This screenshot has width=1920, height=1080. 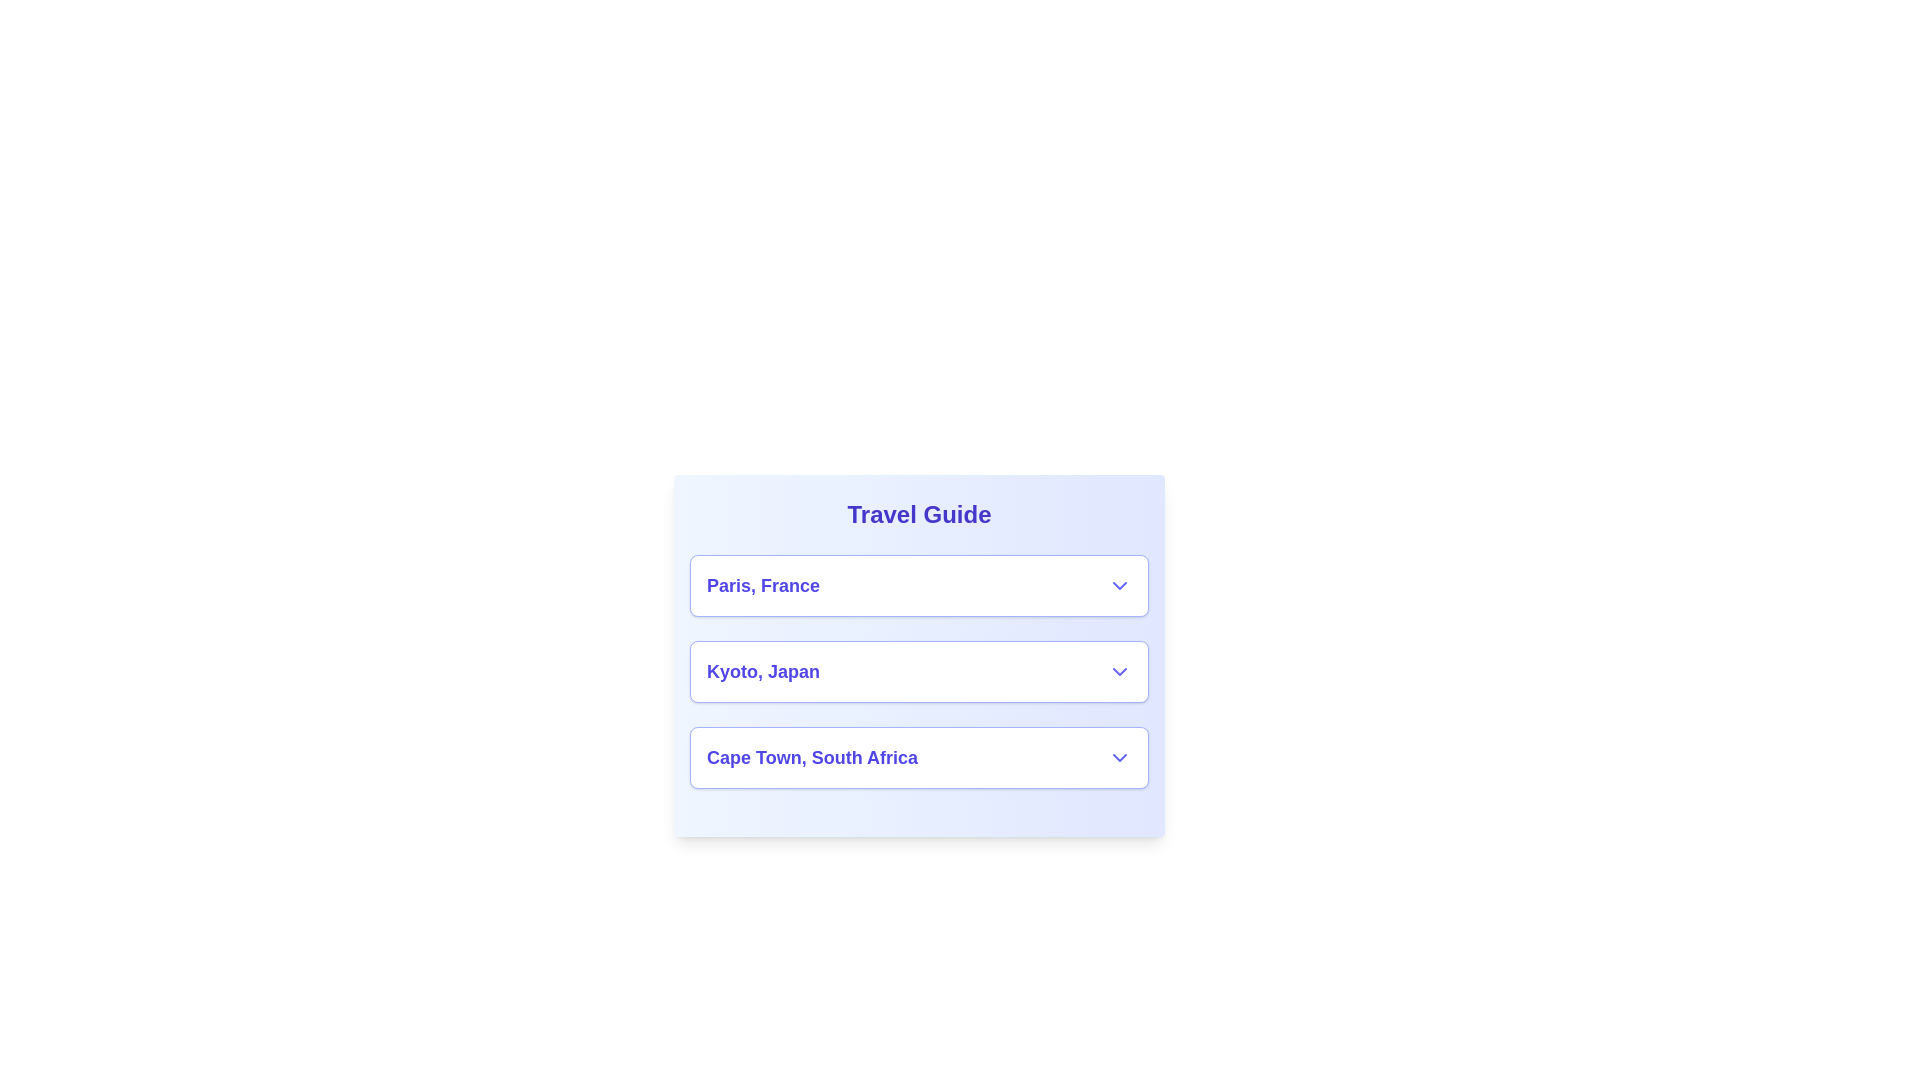 What do you see at coordinates (918, 585) in the screenshot?
I see `the topmost dropdown menu trigger element, which is bordered and has a white background with indigo accents` at bounding box center [918, 585].